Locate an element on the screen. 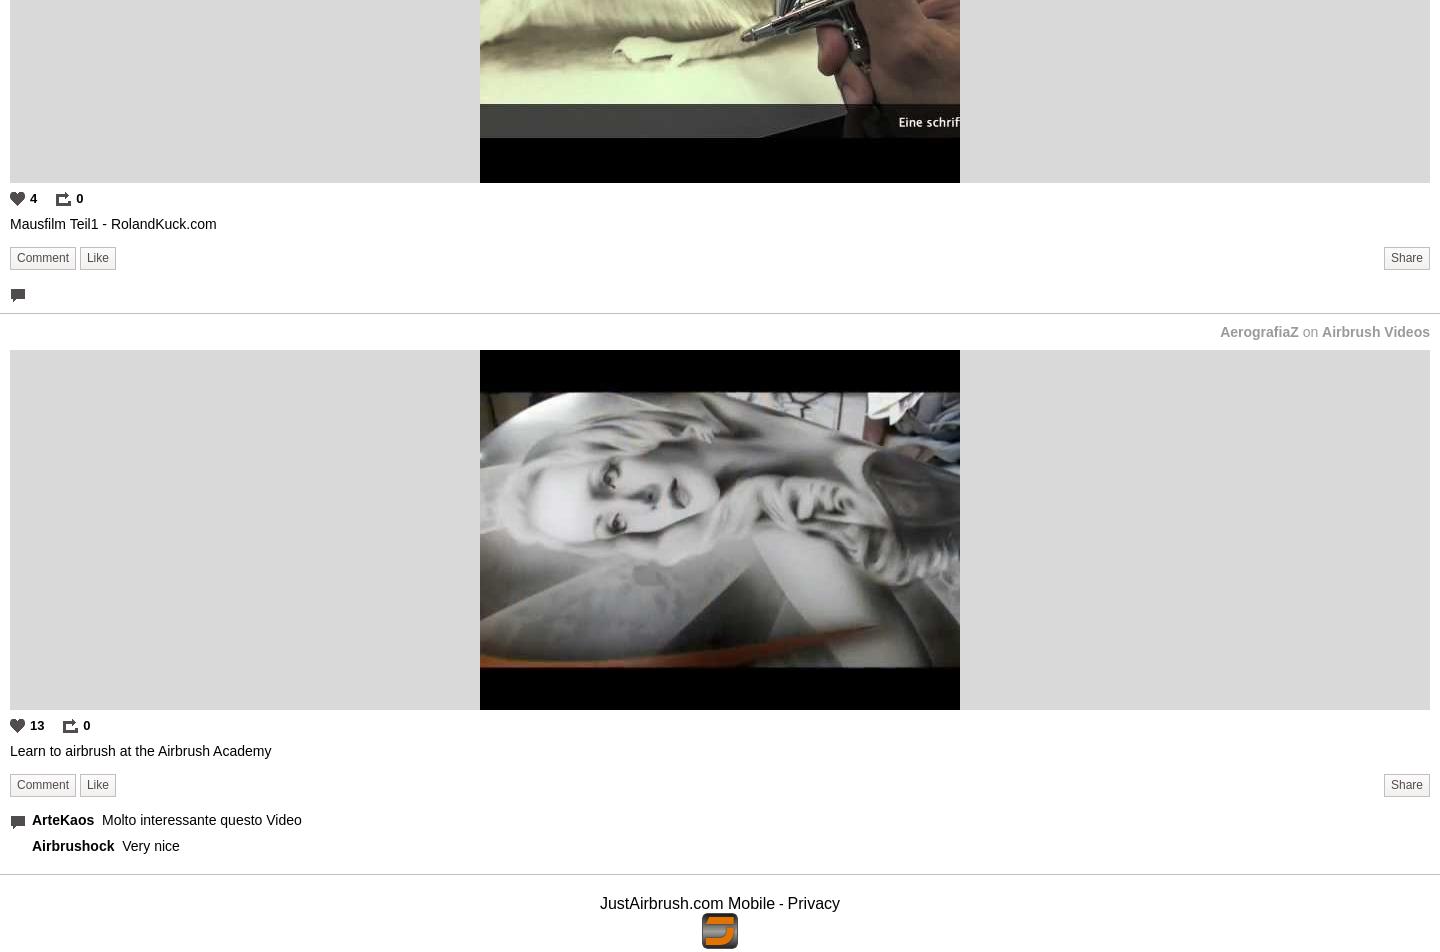 The image size is (1440, 952). 'Learn to airbrush at the Airbrush Academy' is located at coordinates (139, 749).